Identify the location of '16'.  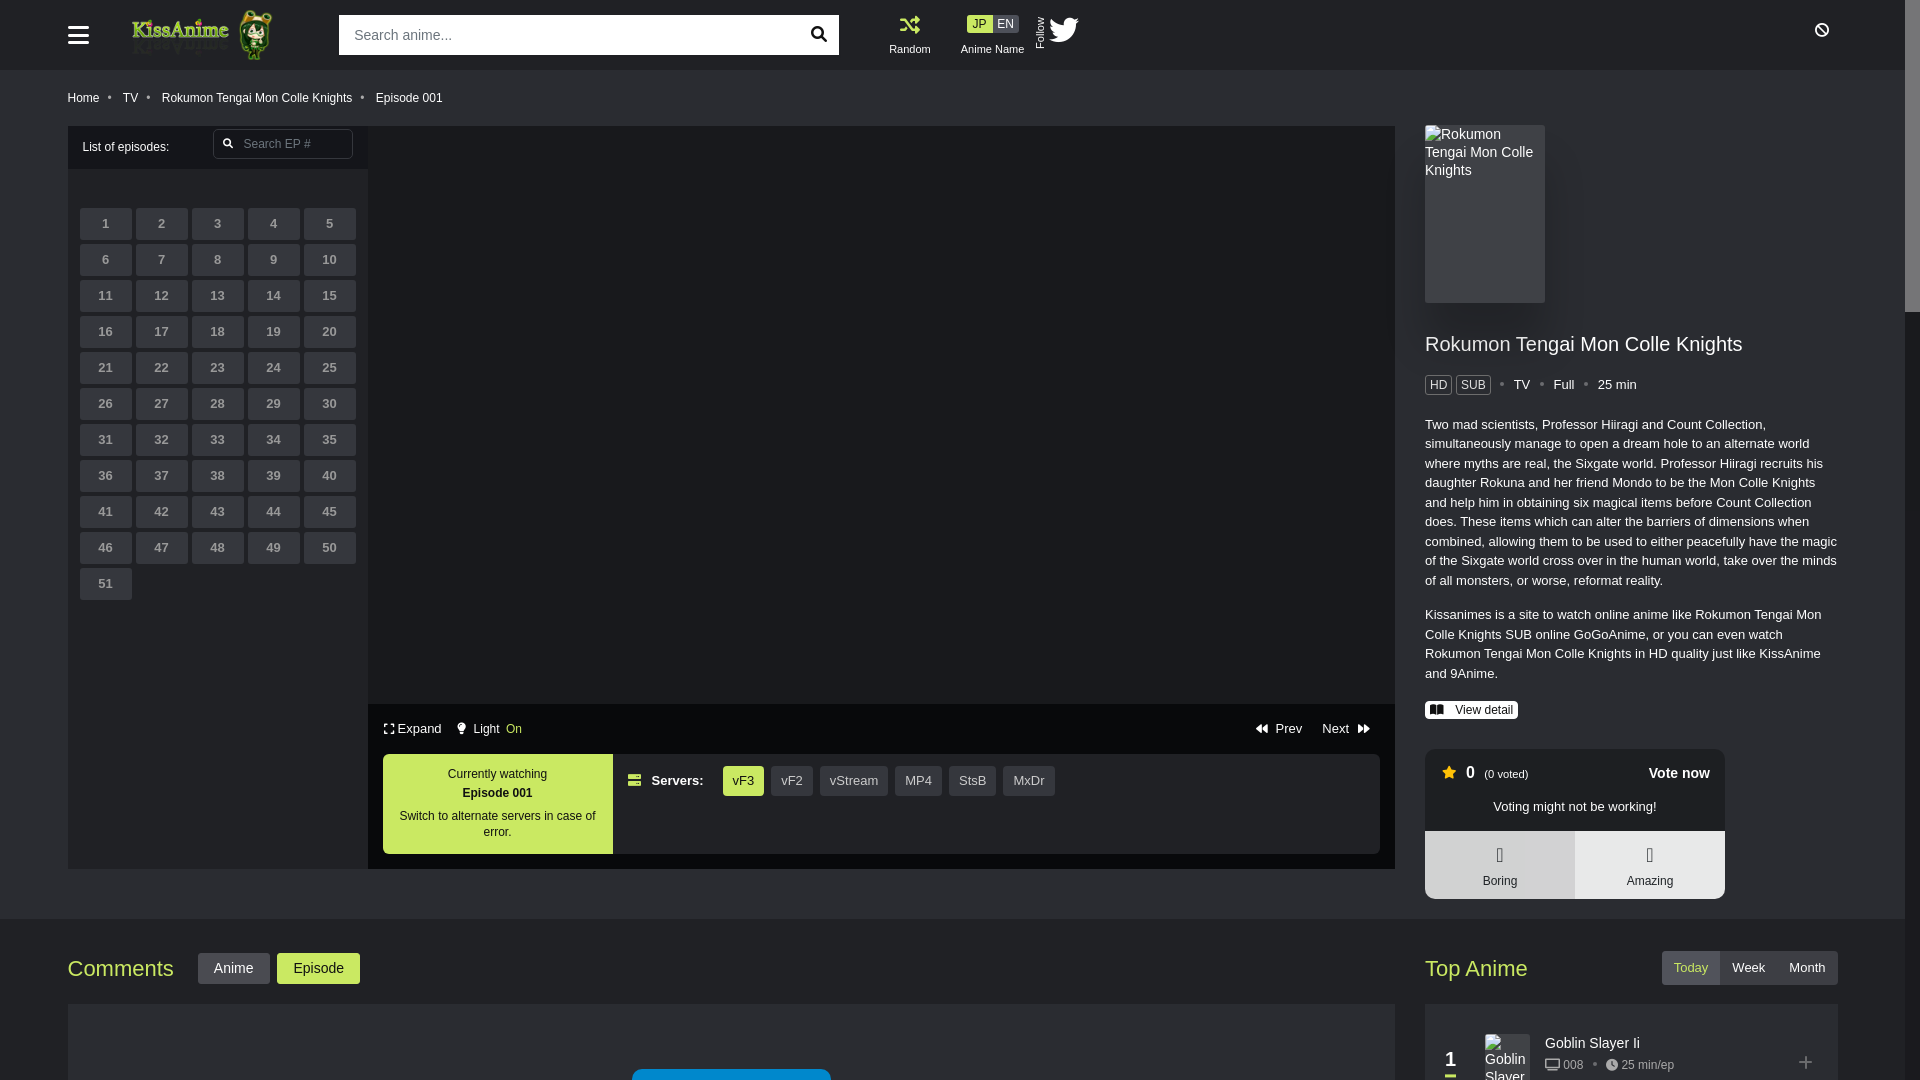
(80, 330).